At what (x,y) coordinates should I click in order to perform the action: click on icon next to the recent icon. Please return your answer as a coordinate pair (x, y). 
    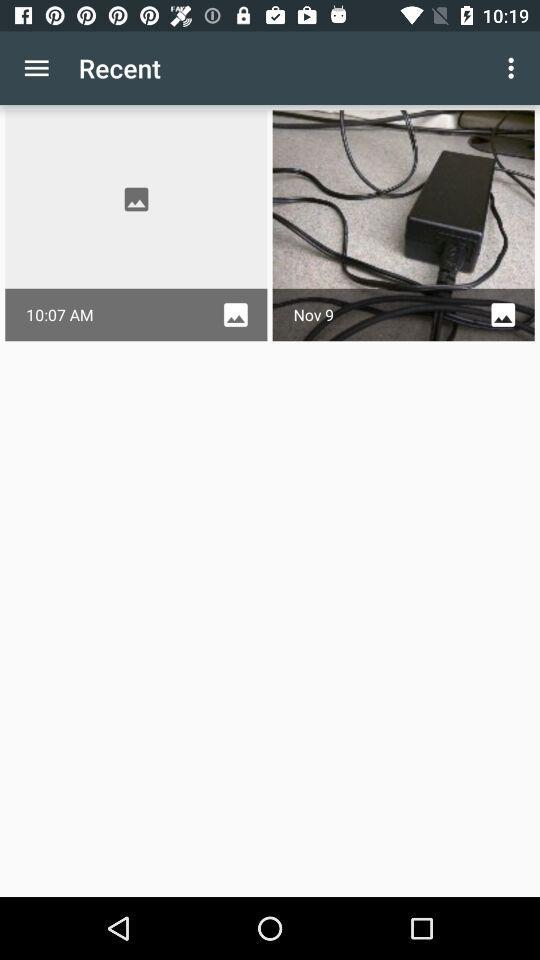
    Looking at the image, I should click on (513, 68).